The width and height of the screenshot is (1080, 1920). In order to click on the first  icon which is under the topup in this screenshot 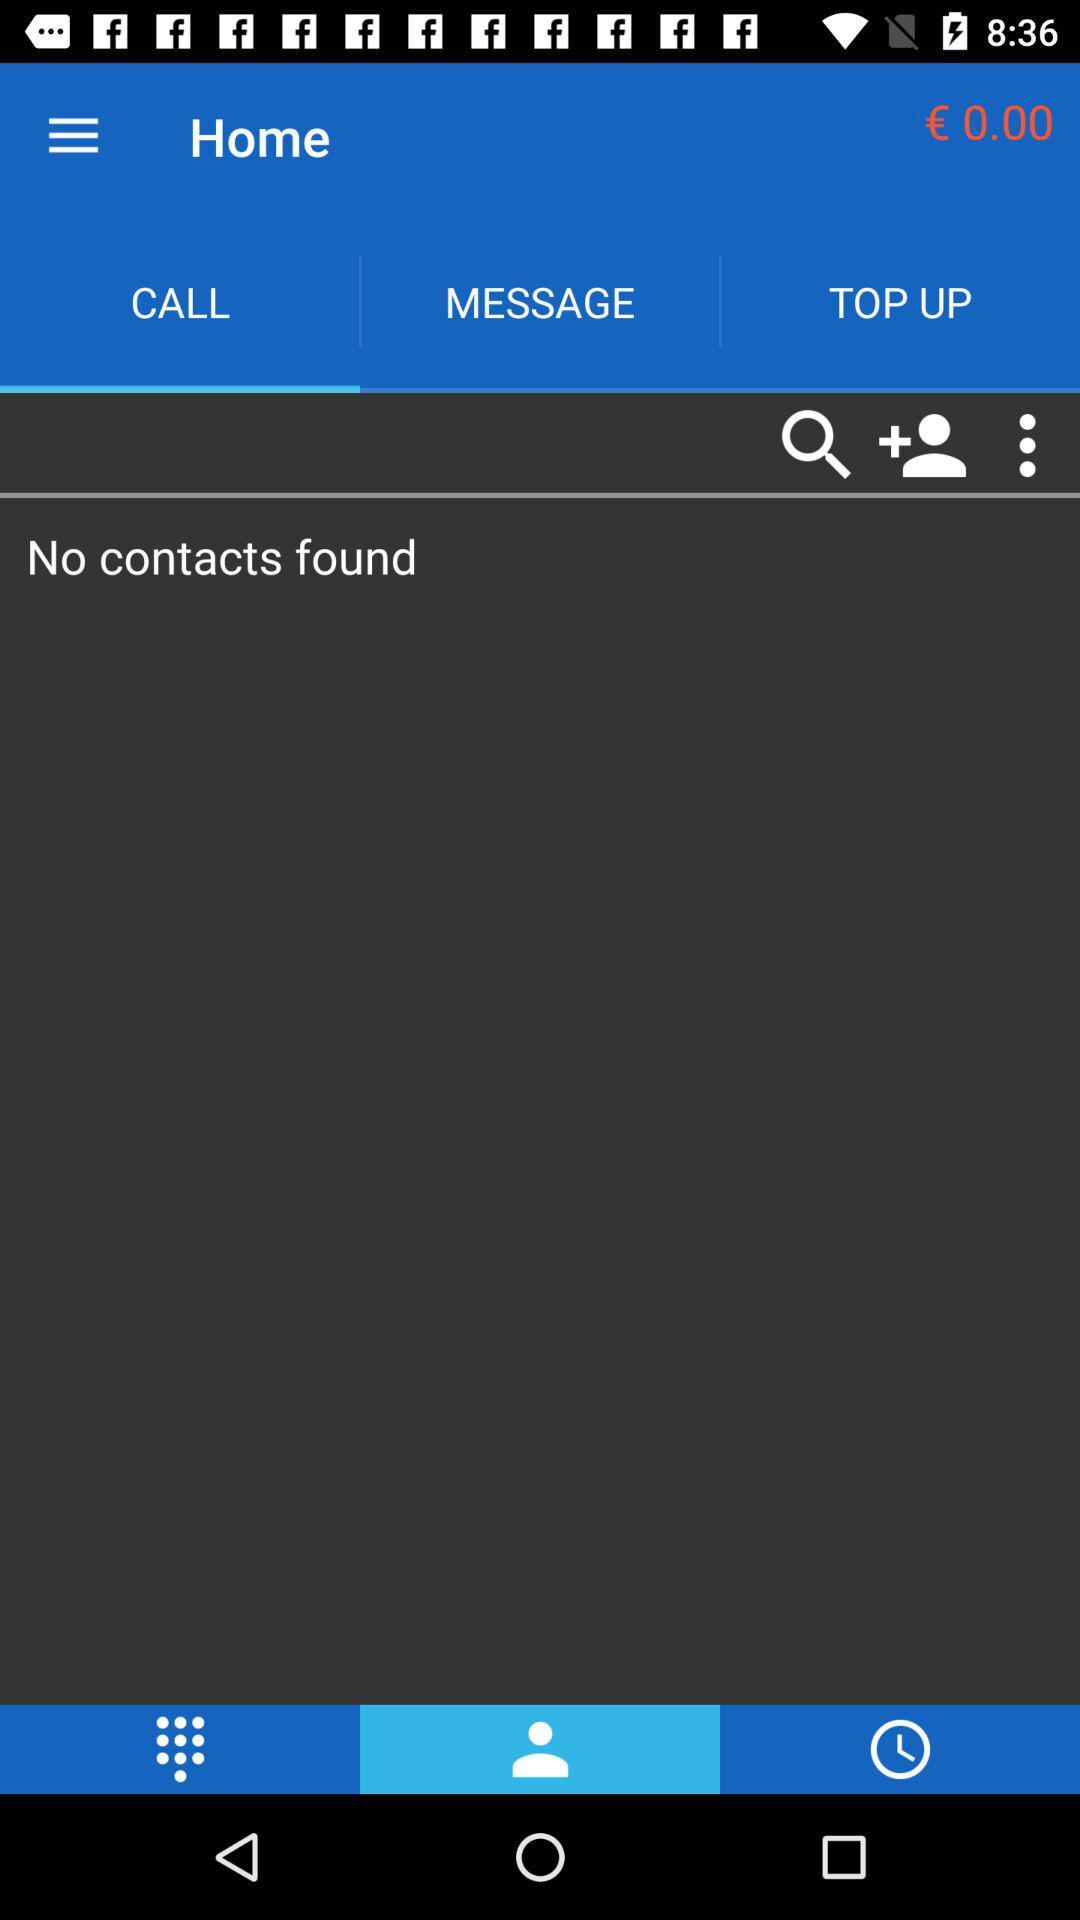, I will do `click(817, 444)`.